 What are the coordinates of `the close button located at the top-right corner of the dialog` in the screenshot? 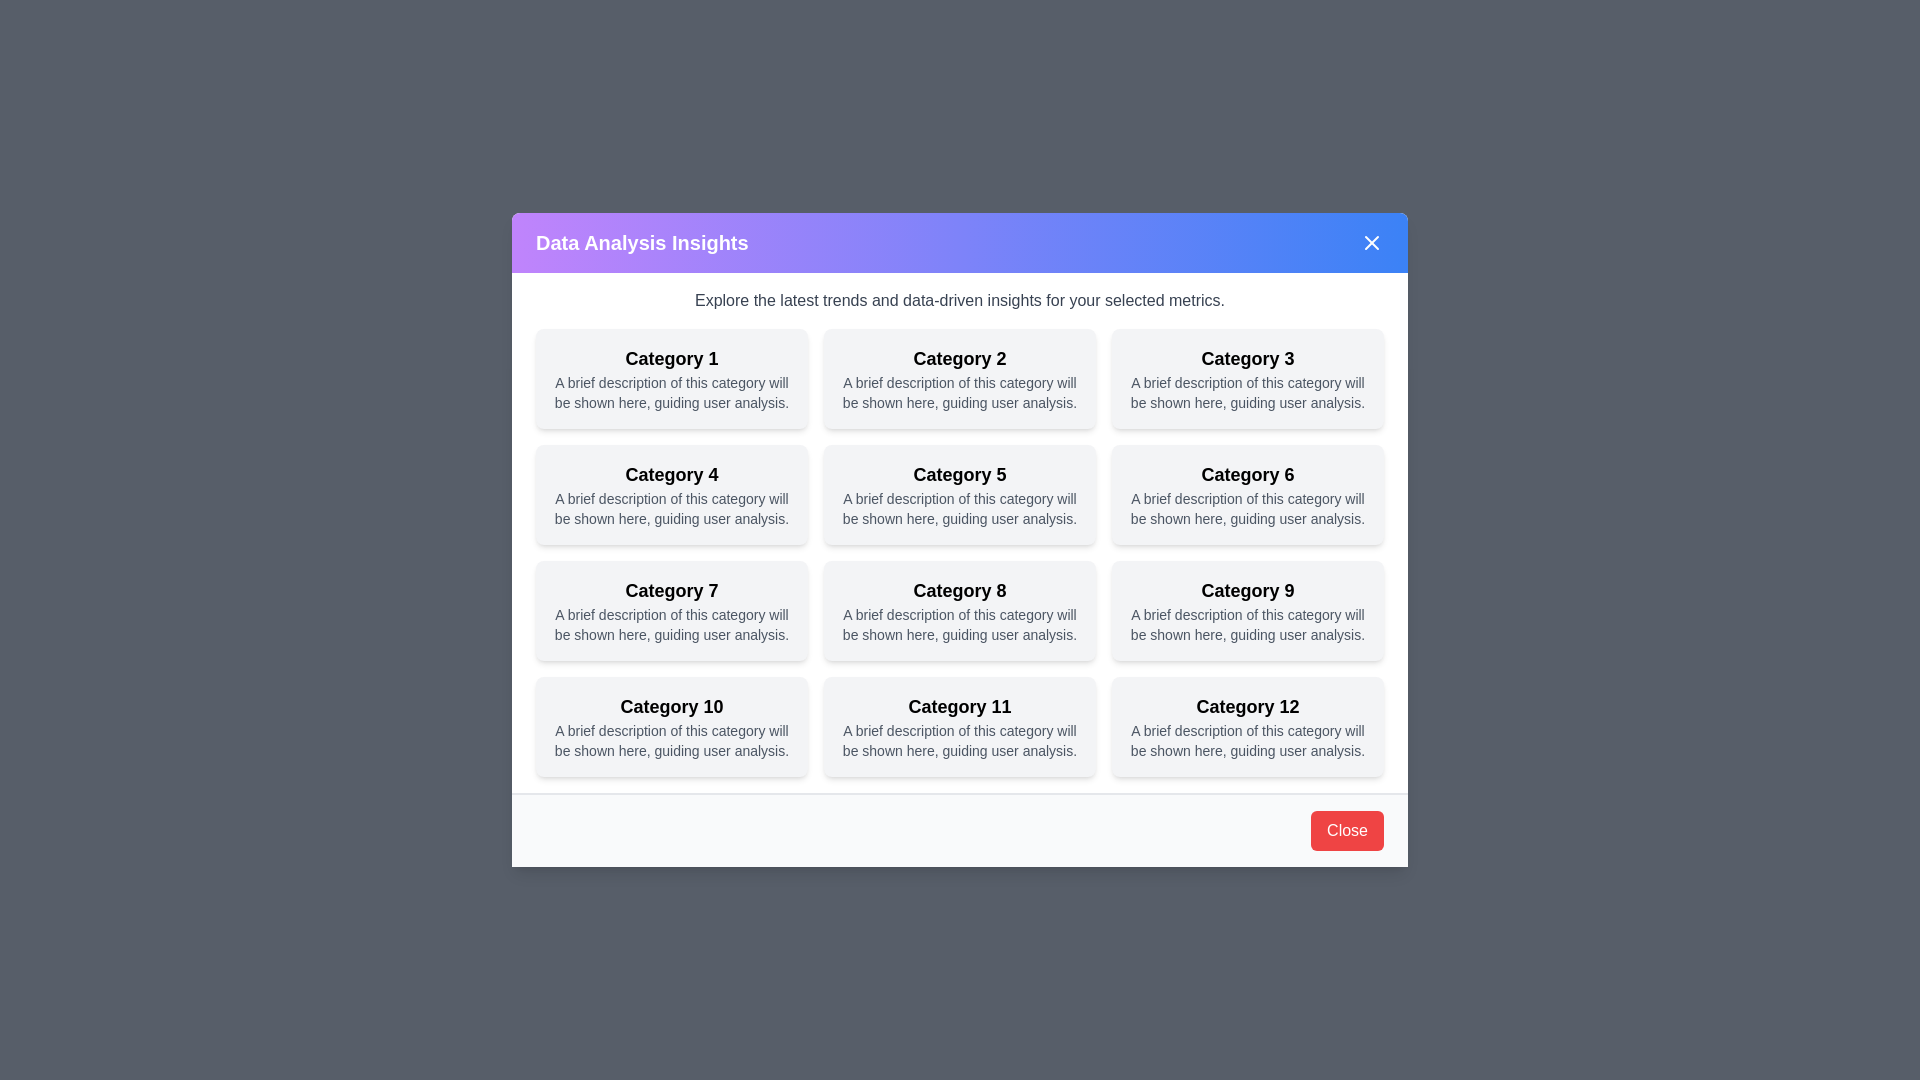 It's located at (1371, 242).